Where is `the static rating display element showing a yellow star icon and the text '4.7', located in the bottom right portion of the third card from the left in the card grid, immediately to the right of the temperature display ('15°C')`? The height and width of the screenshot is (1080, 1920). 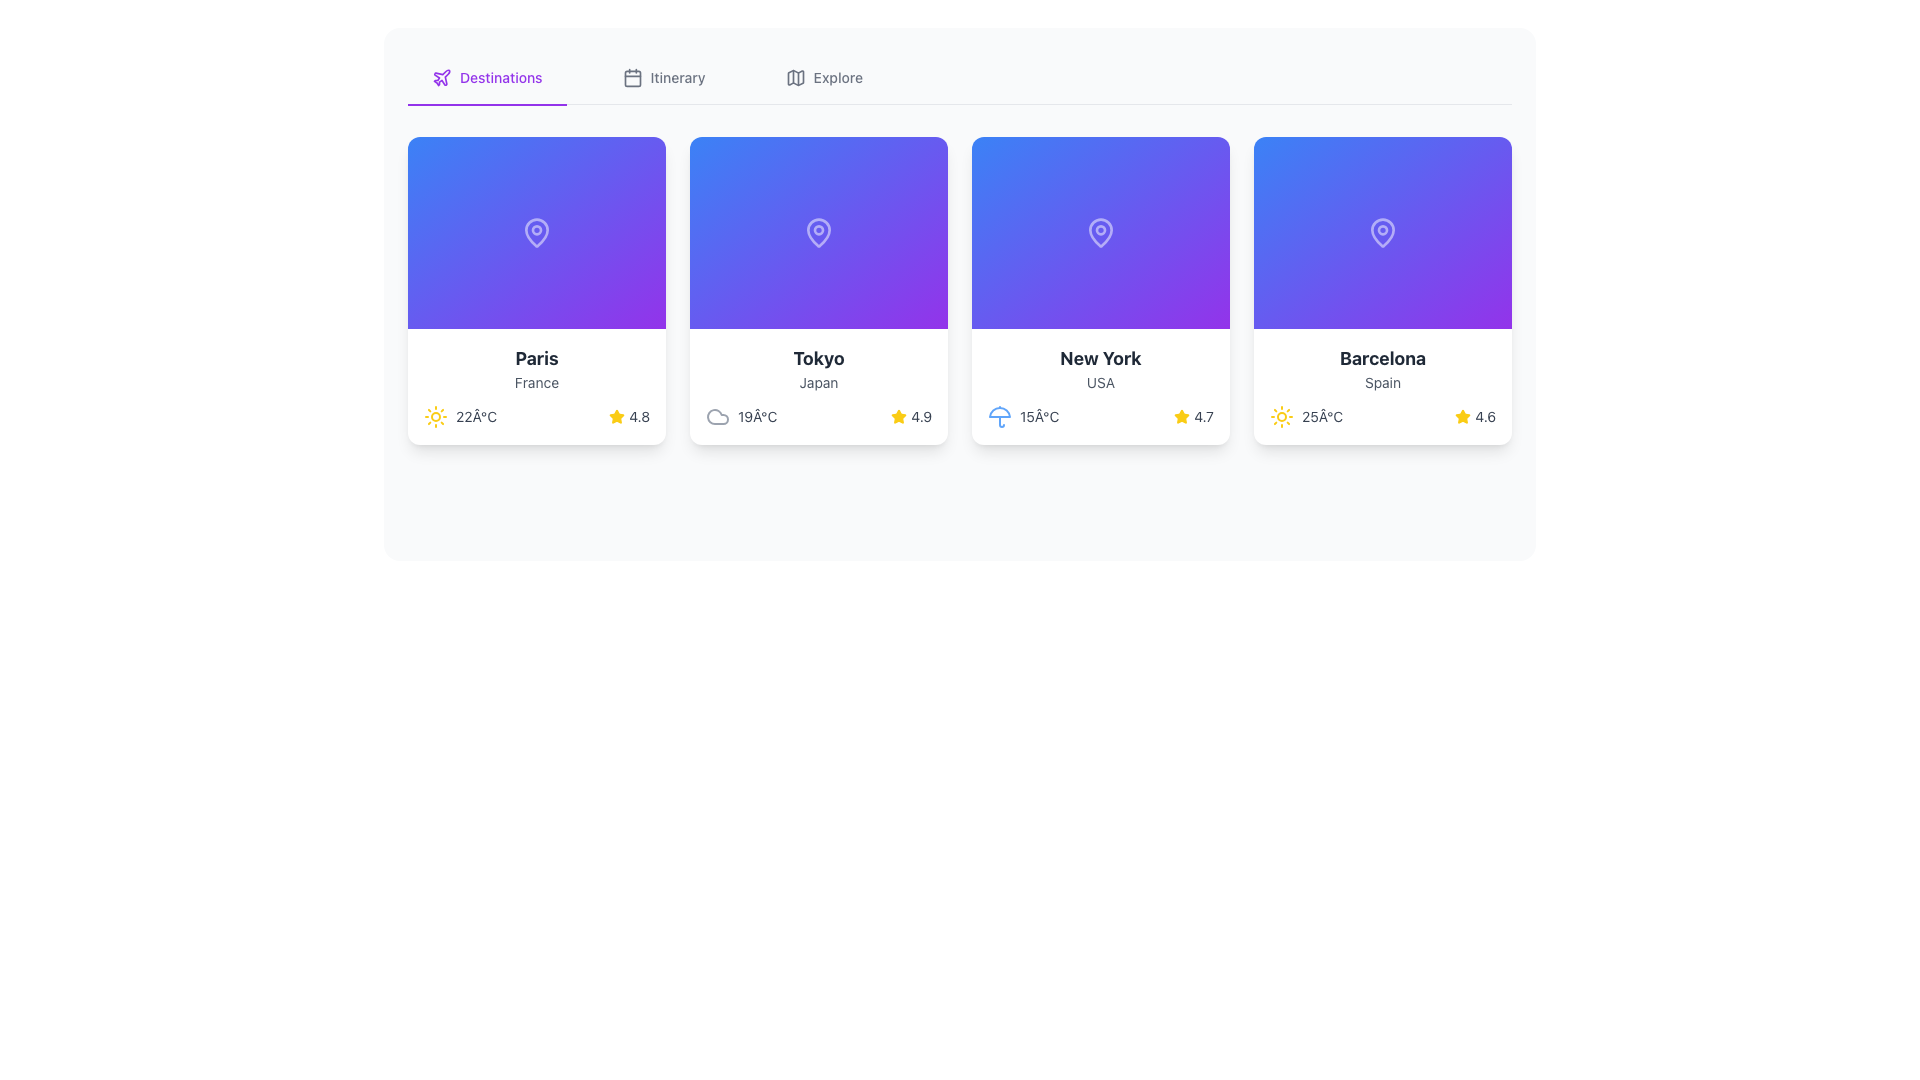
the static rating display element showing a yellow star icon and the text '4.7', located in the bottom right portion of the third card from the left in the card grid, immediately to the right of the temperature display ('15°C') is located at coordinates (1194, 415).